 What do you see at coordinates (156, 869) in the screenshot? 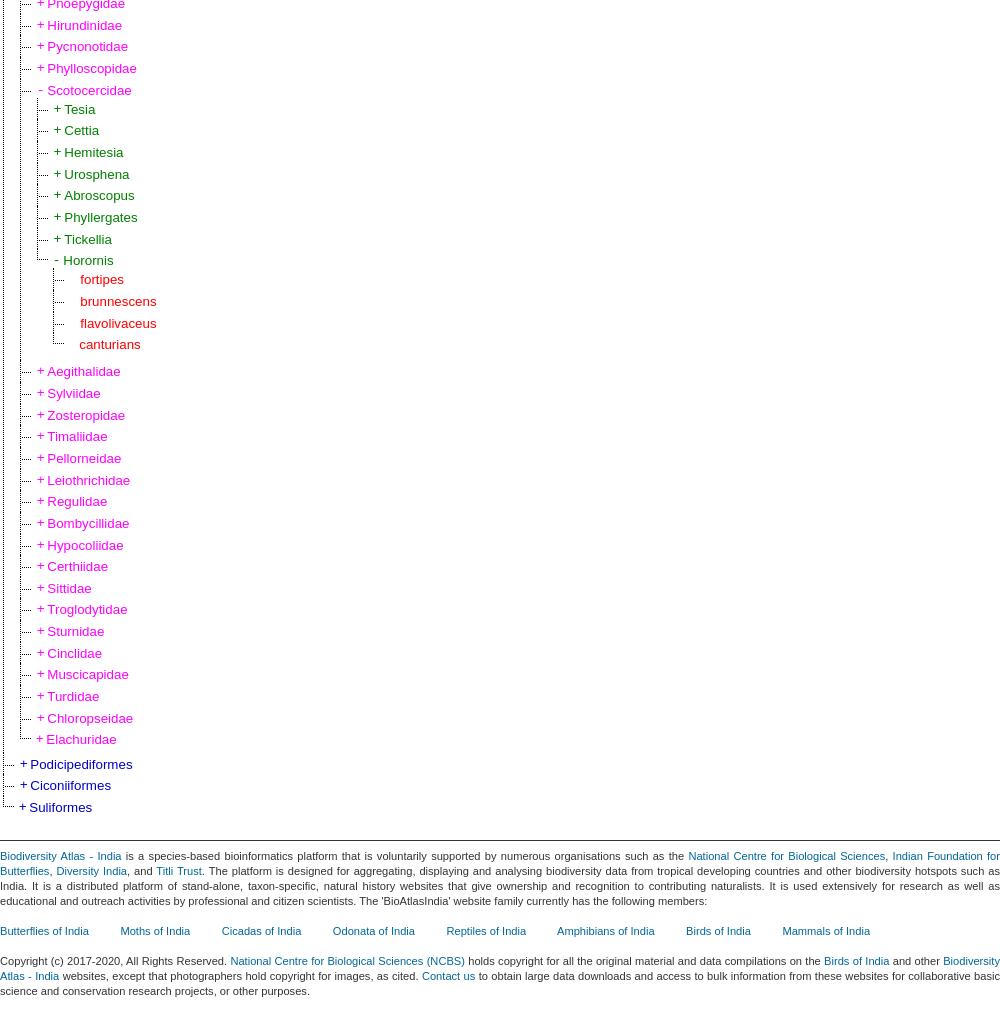
I see `'Titli Trust'` at bounding box center [156, 869].